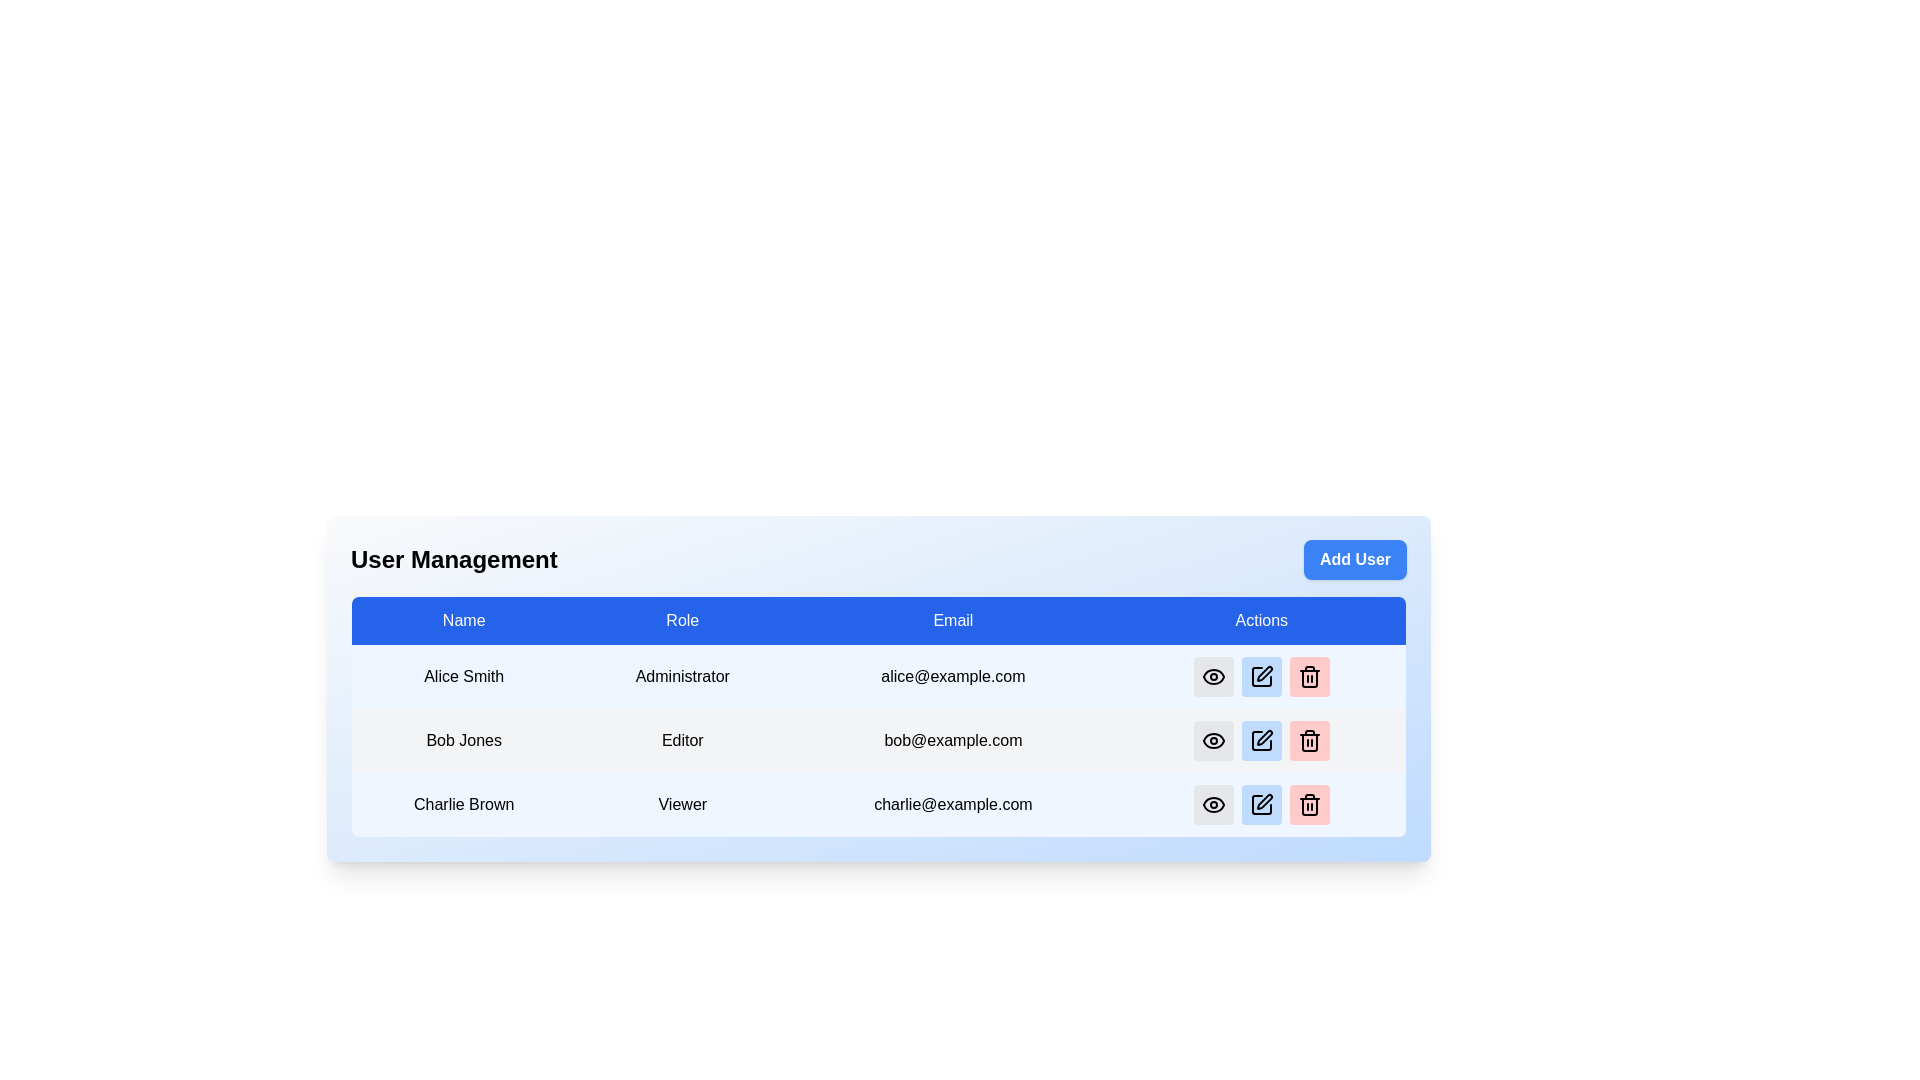 Image resolution: width=1920 pixels, height=1080 pixels. What do you see at coordinates (462, 676) in the screenshot?
I see `the text label displaying 'Alice Smith', which is the first entry in the 'Name' column of the table` at bounding box center [462, 676].